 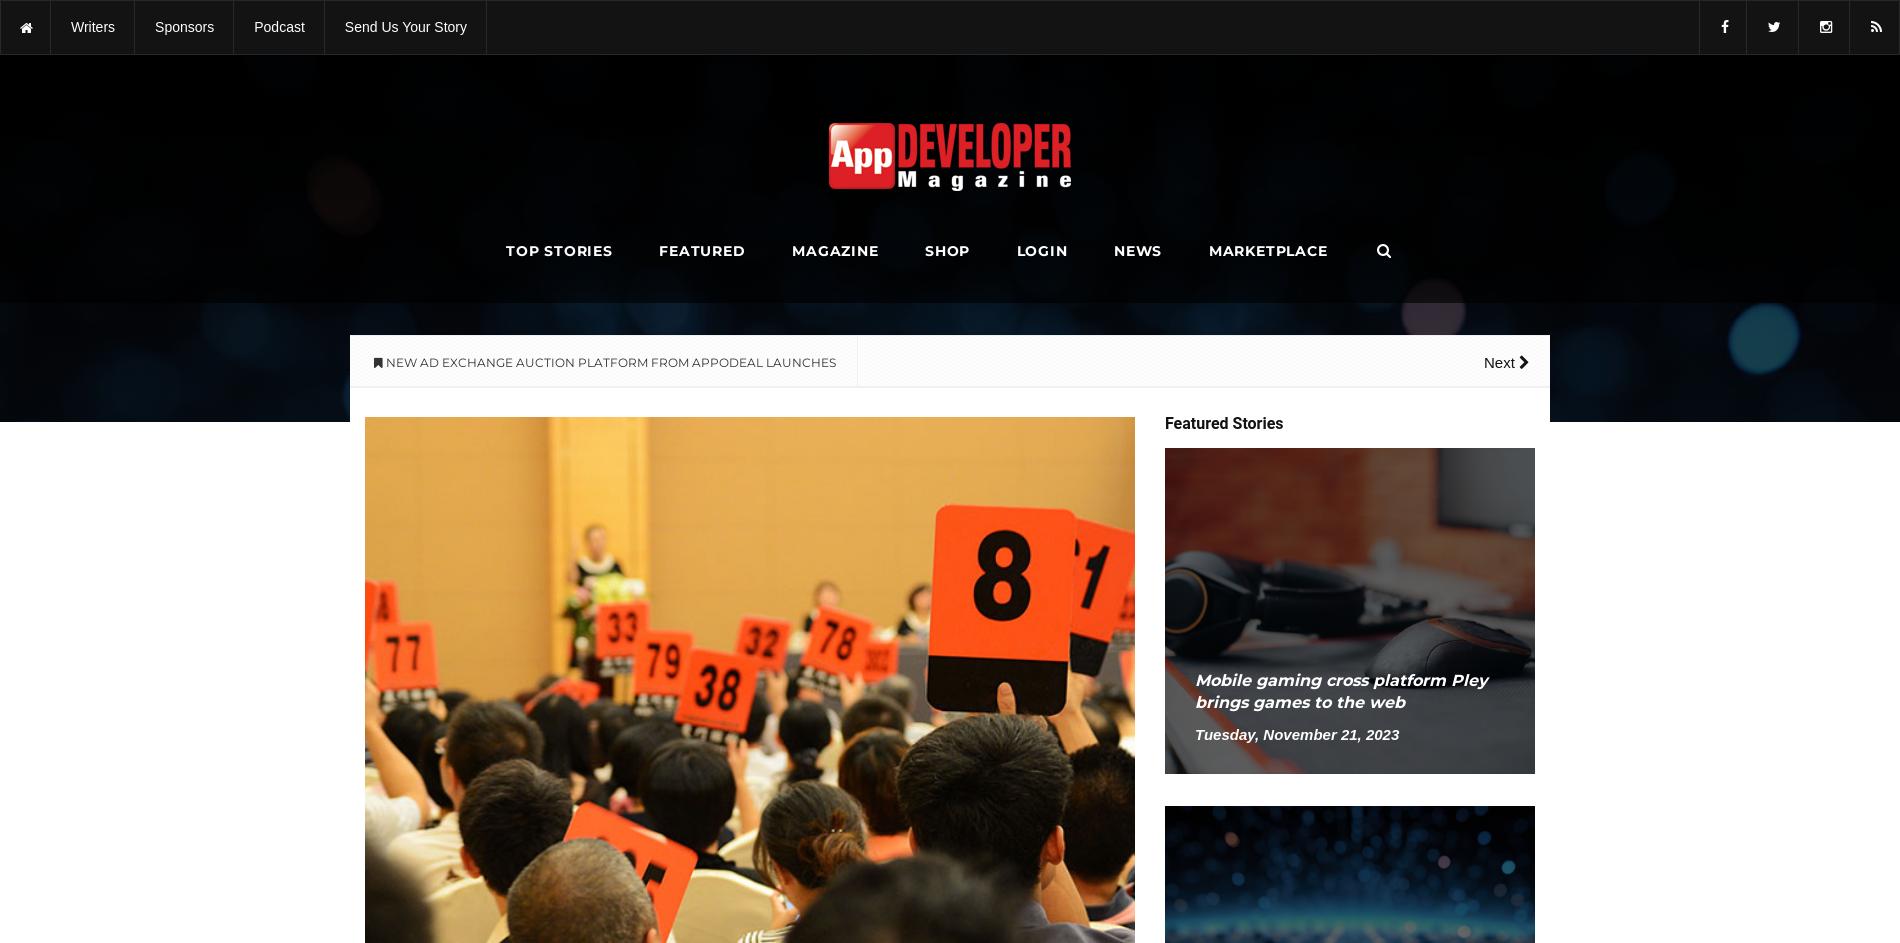 What do you see at coordinates (609, 362) in the screenshot?
I see `'NEW AD EXCHANGE AUCTION PLATFORM FROM APPODEAL LAUNCHES'` at bounding box center [609, 362].